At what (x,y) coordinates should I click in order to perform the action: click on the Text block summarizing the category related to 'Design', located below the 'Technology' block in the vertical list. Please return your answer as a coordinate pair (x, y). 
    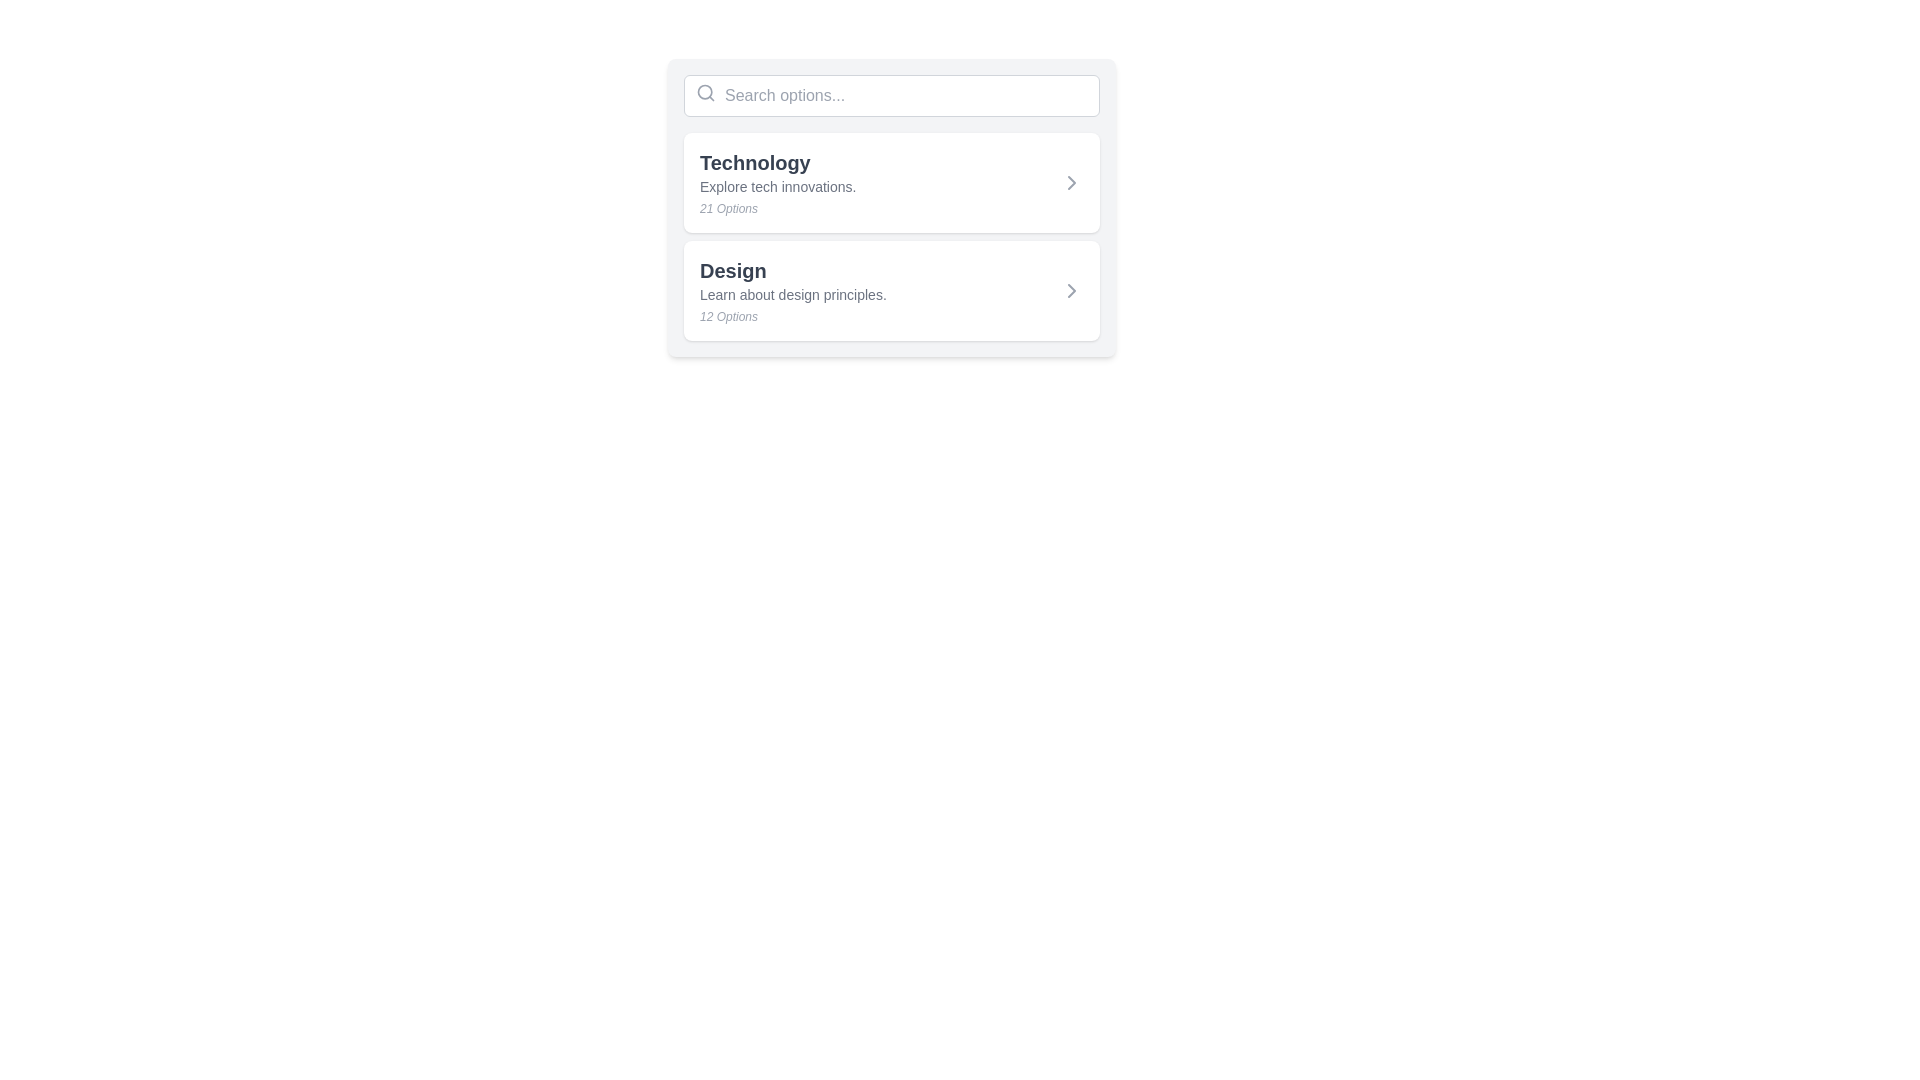
    Looking at the image, I should click on (792, 290).